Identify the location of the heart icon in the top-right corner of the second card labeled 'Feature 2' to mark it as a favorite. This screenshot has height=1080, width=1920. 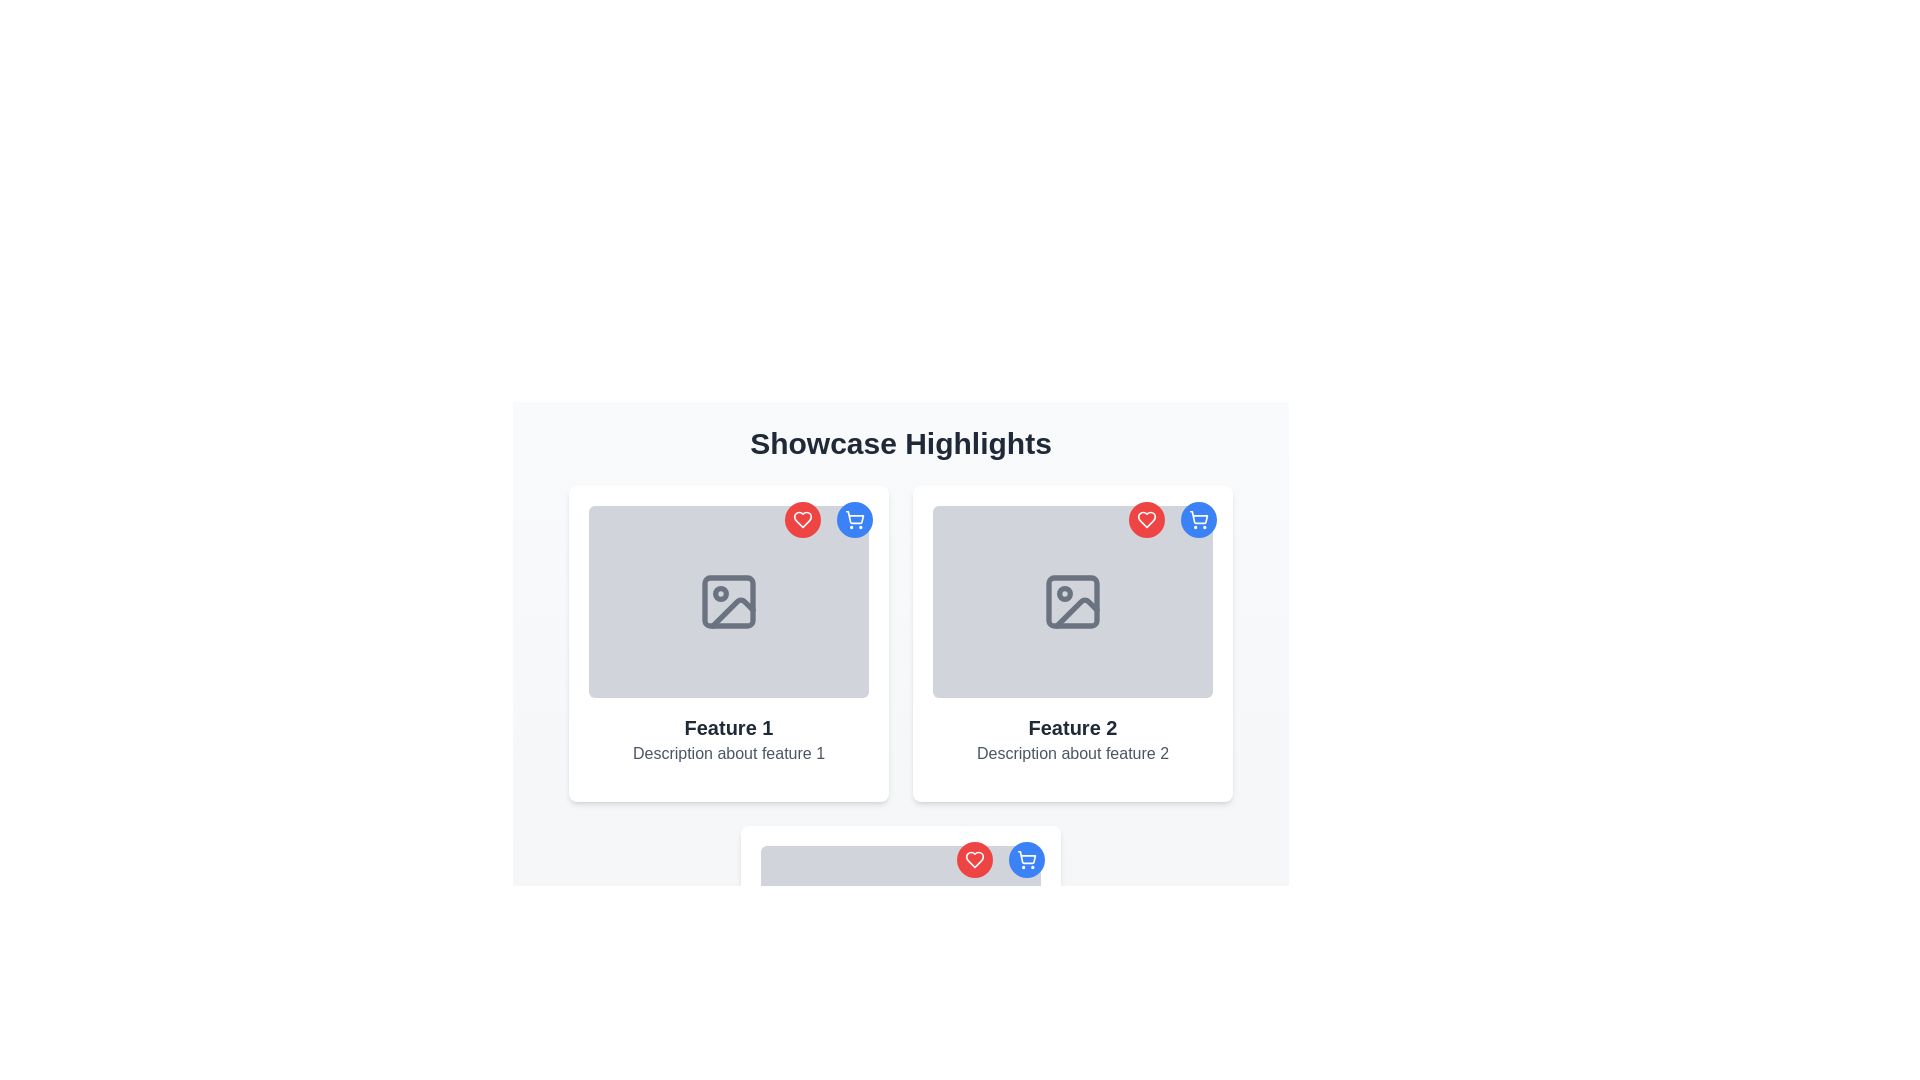
(974, 859).